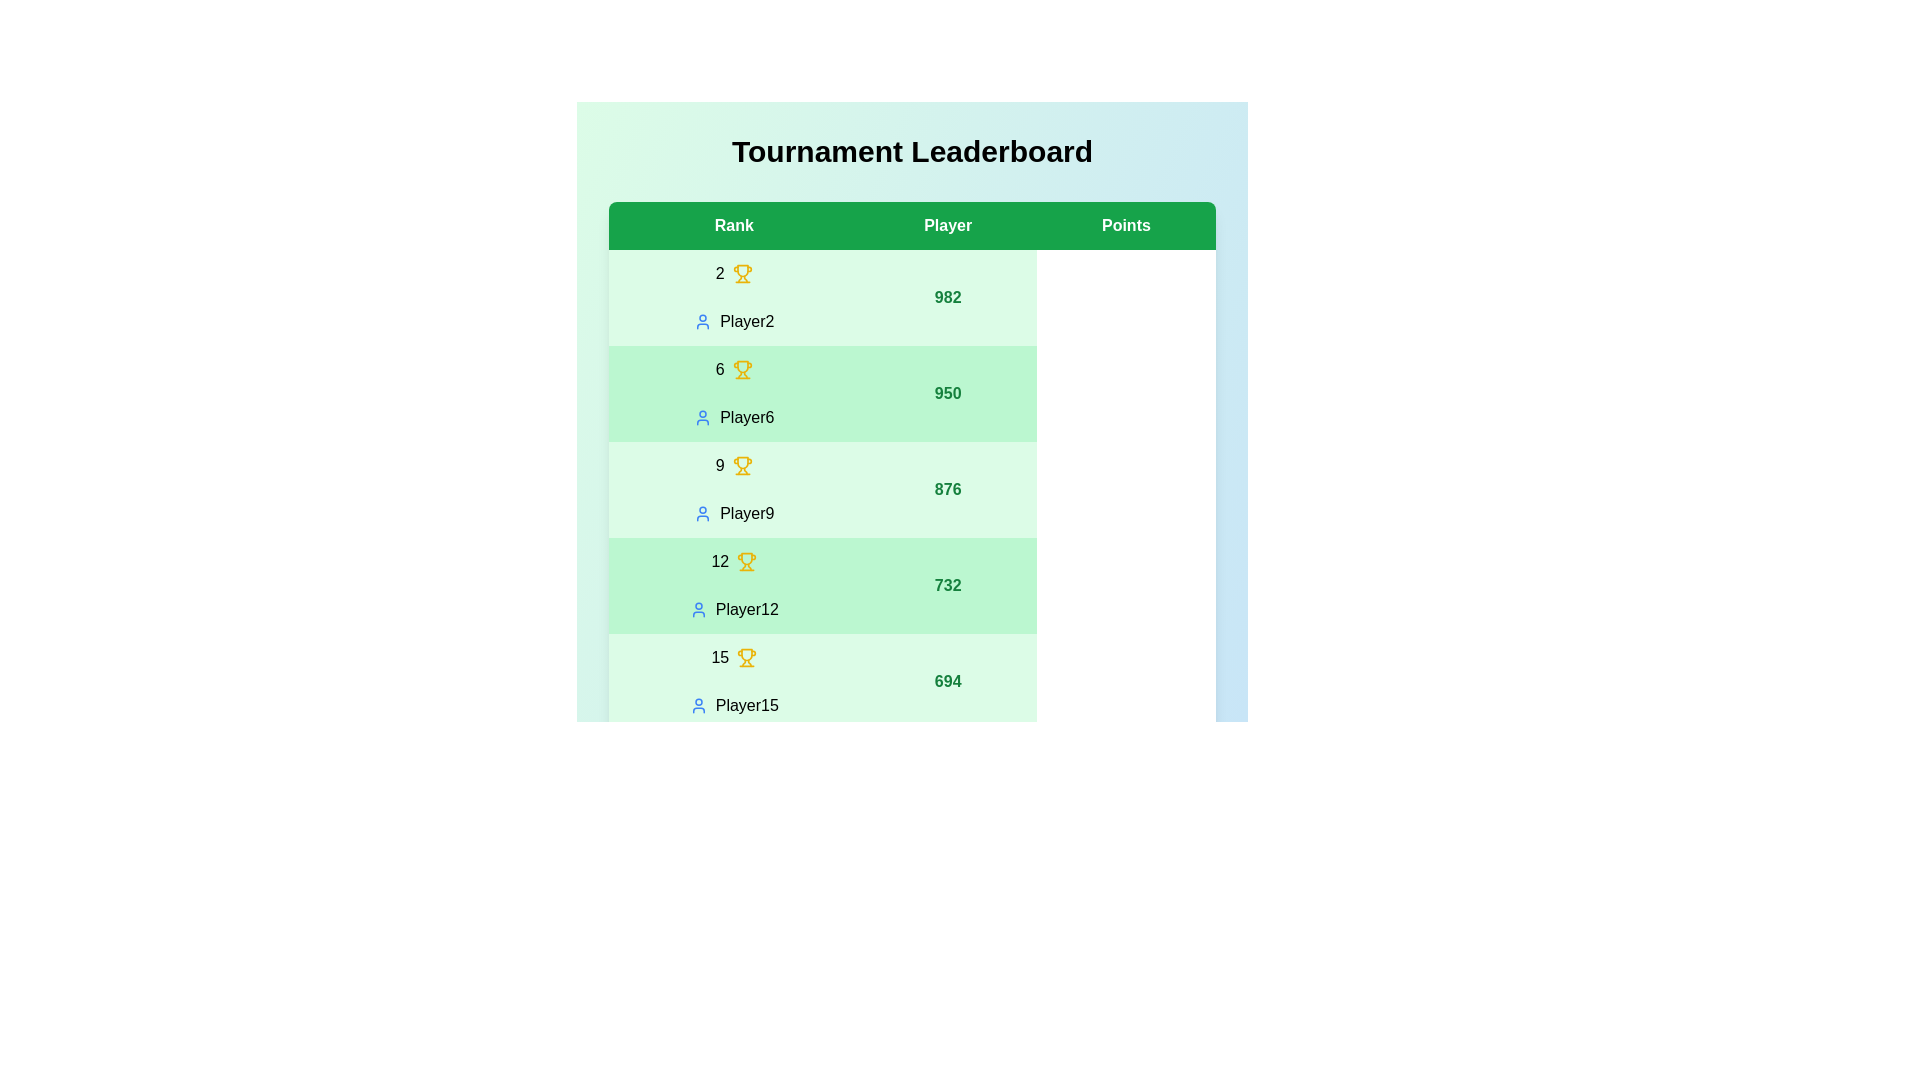 Image resolution: width=1920 pixels, height=1080 pixels. I want to click on the row corresponding to rank 15, so click(911, 681).